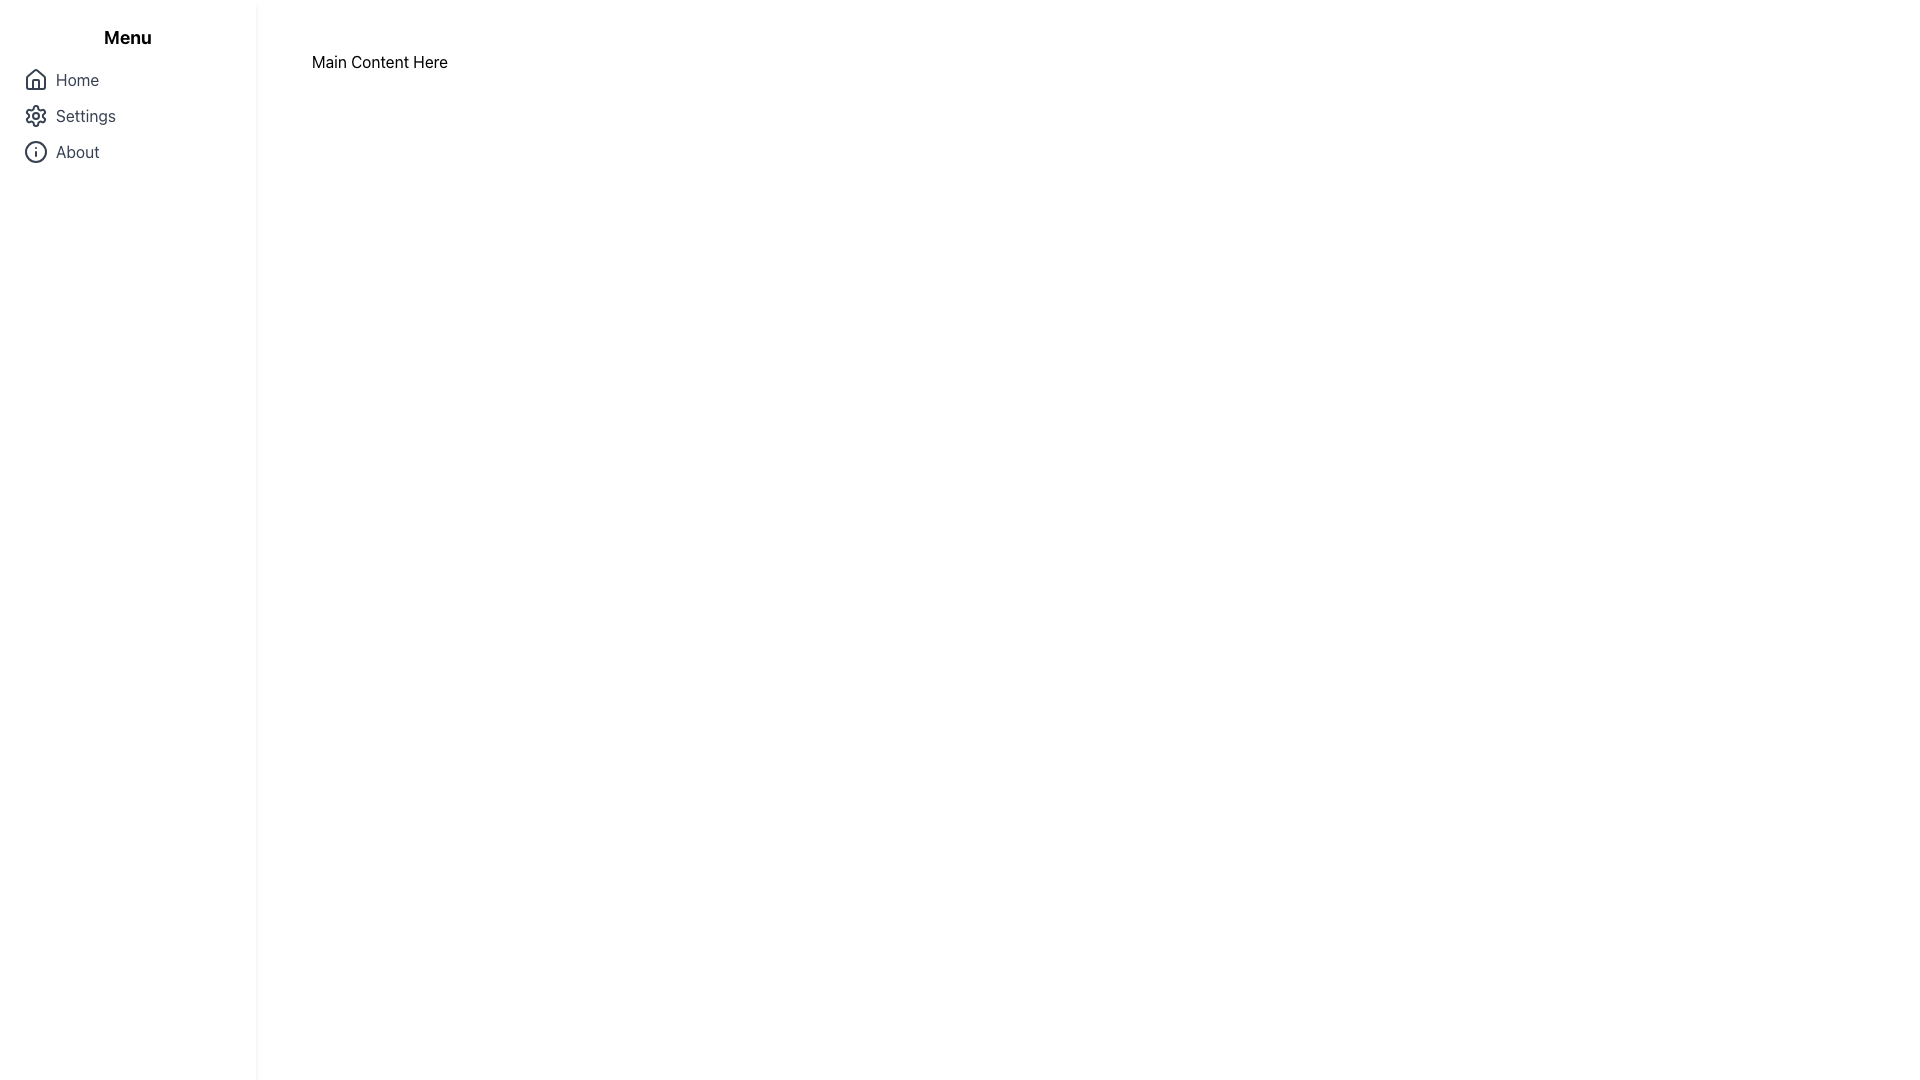  What do you see at coordinates (35, 115) in the screenshot?
I see `the gear-like icon representing settings in the left navigation menu, which is located second under the 'Home' icon and next to the 'Settings' label` at bounding box center [35, 115].